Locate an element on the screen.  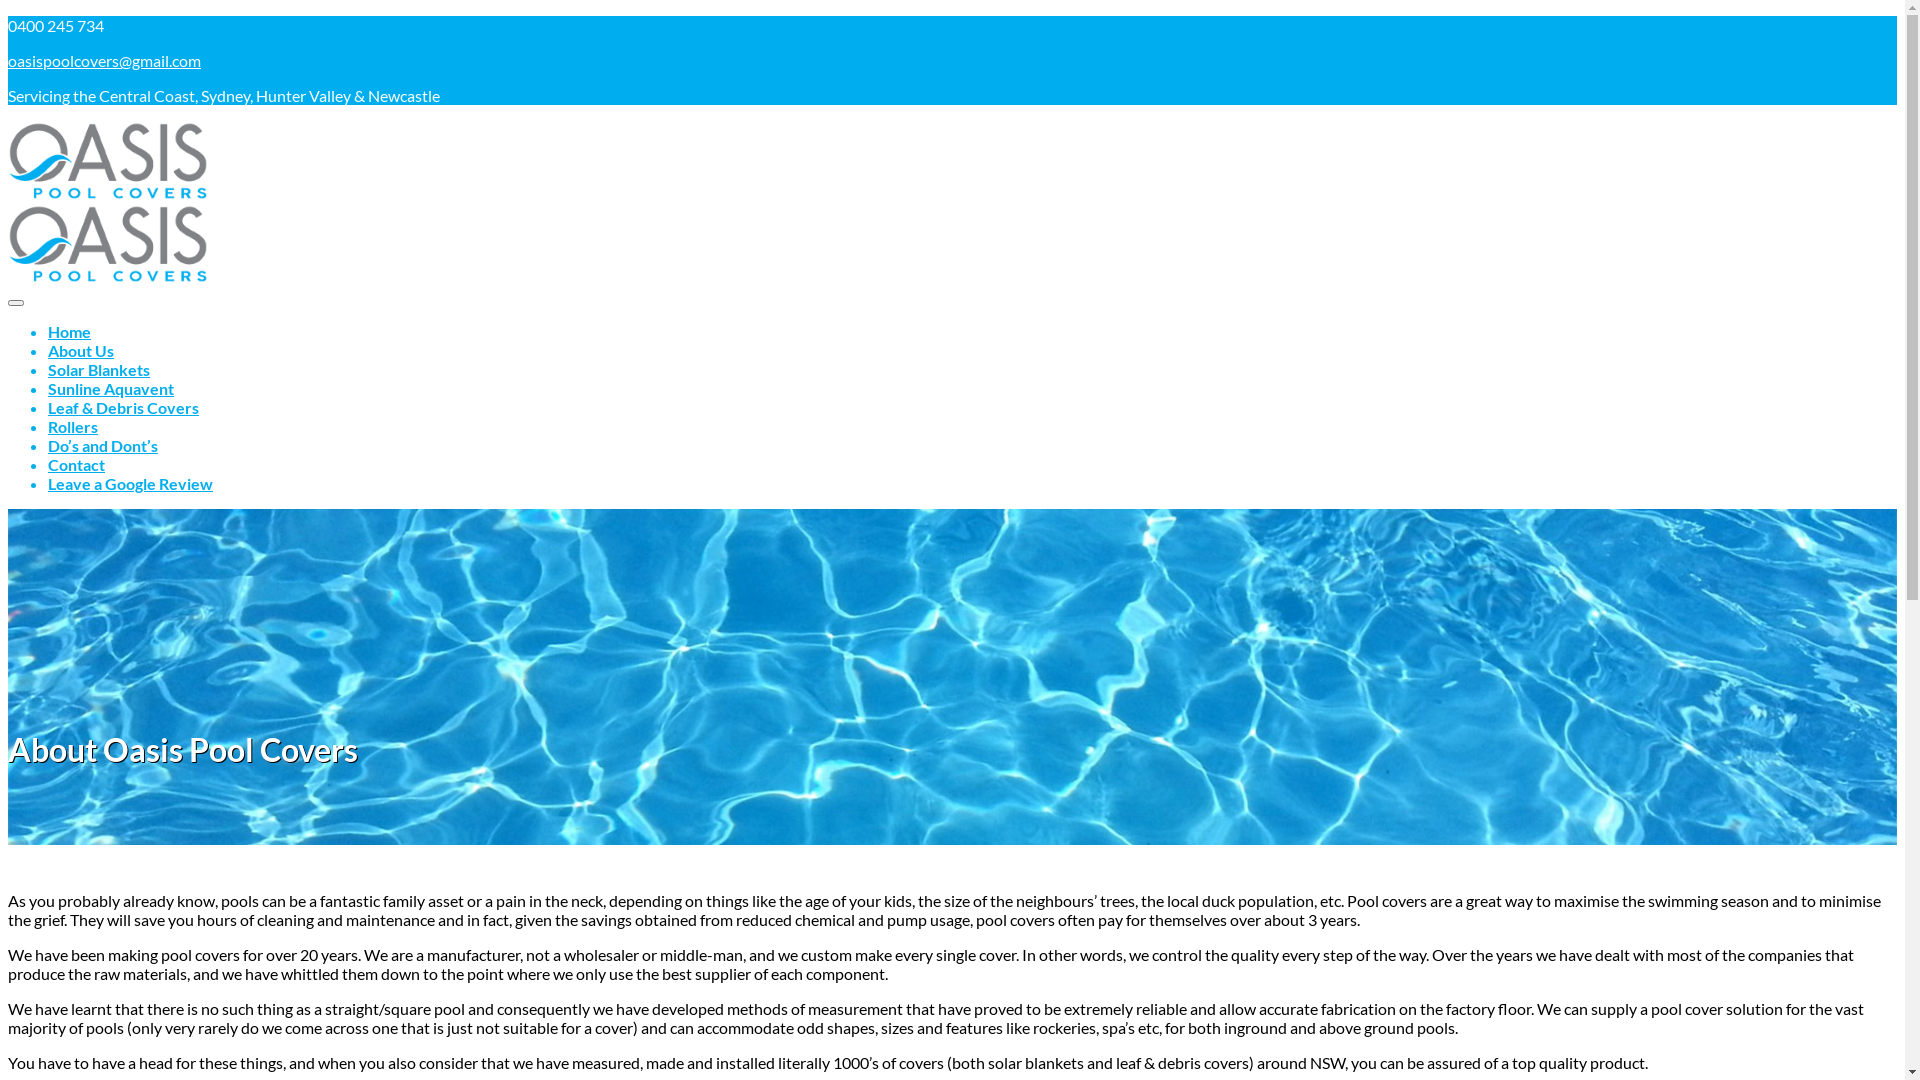
'Solar Blankets' is located at coordinates (98, 369).